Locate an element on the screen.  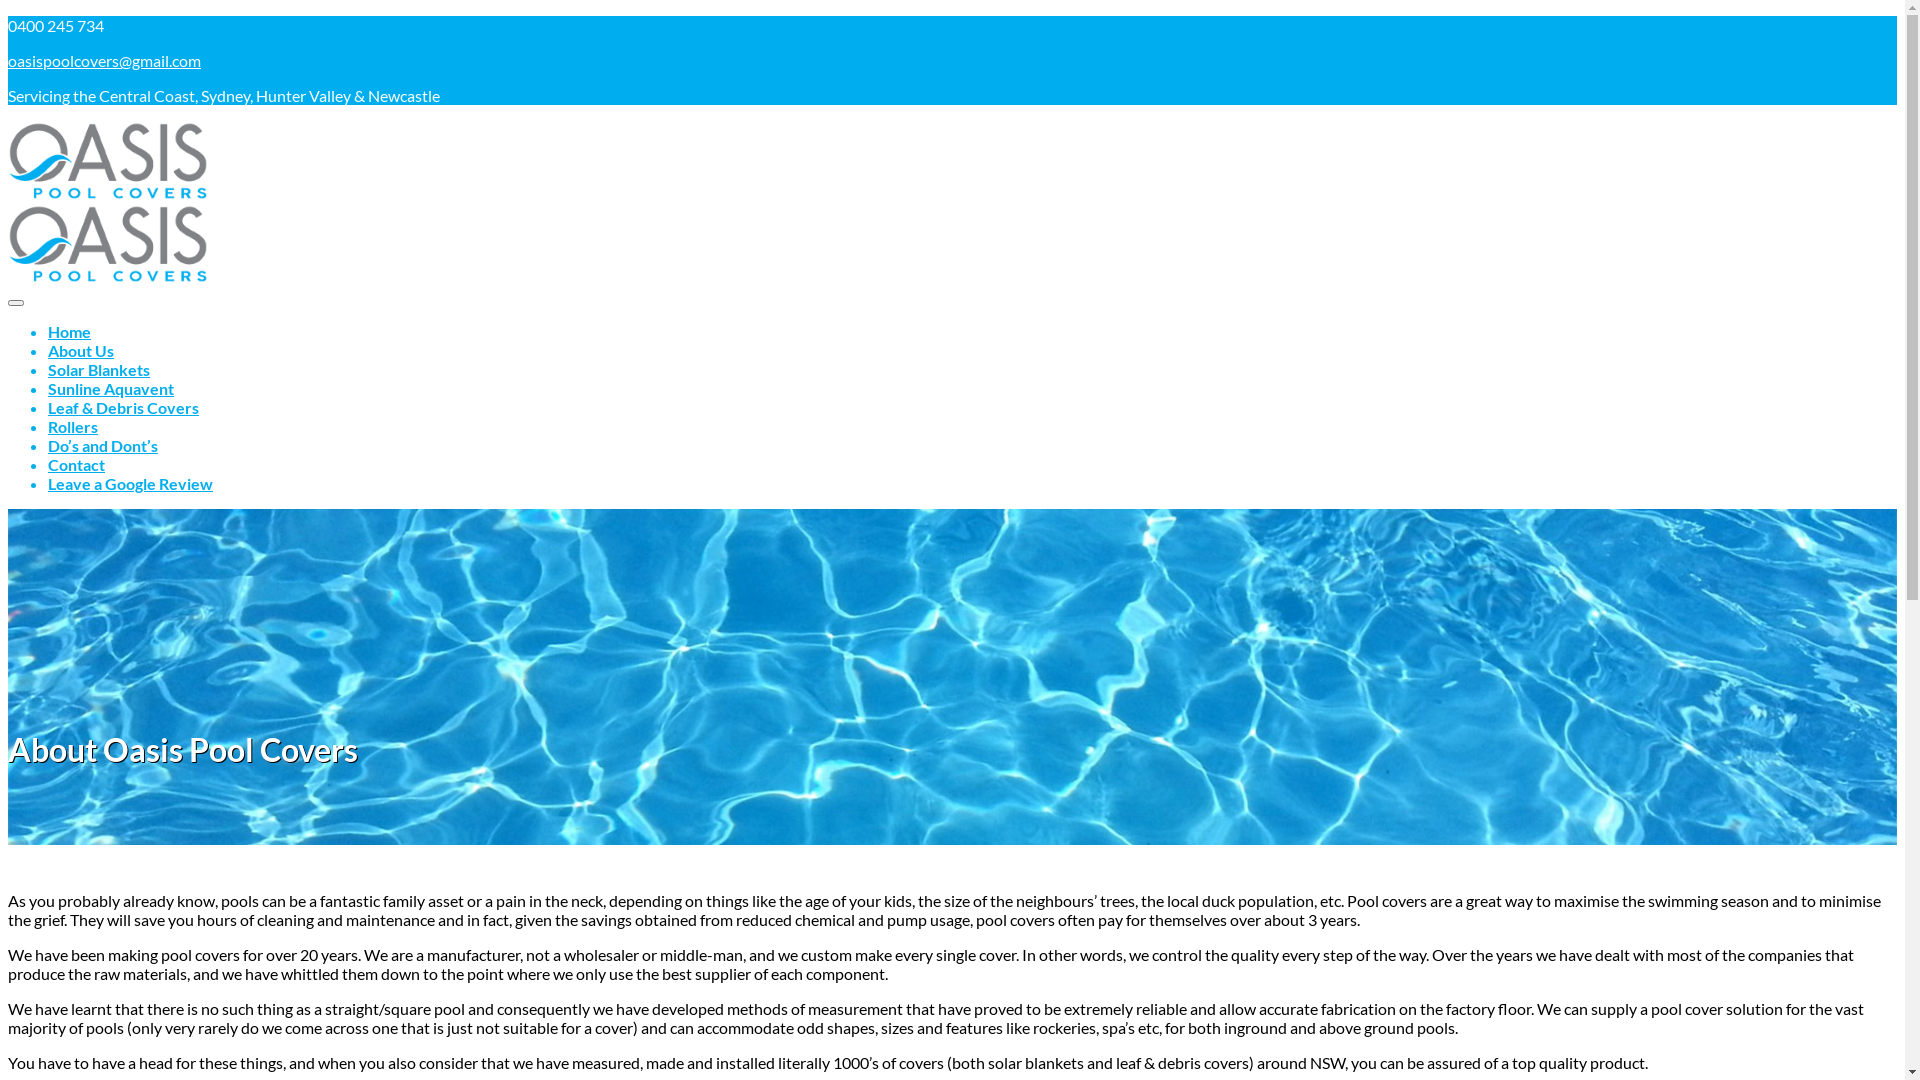
'Solar Blankets' is located at coordinates (98, 369).